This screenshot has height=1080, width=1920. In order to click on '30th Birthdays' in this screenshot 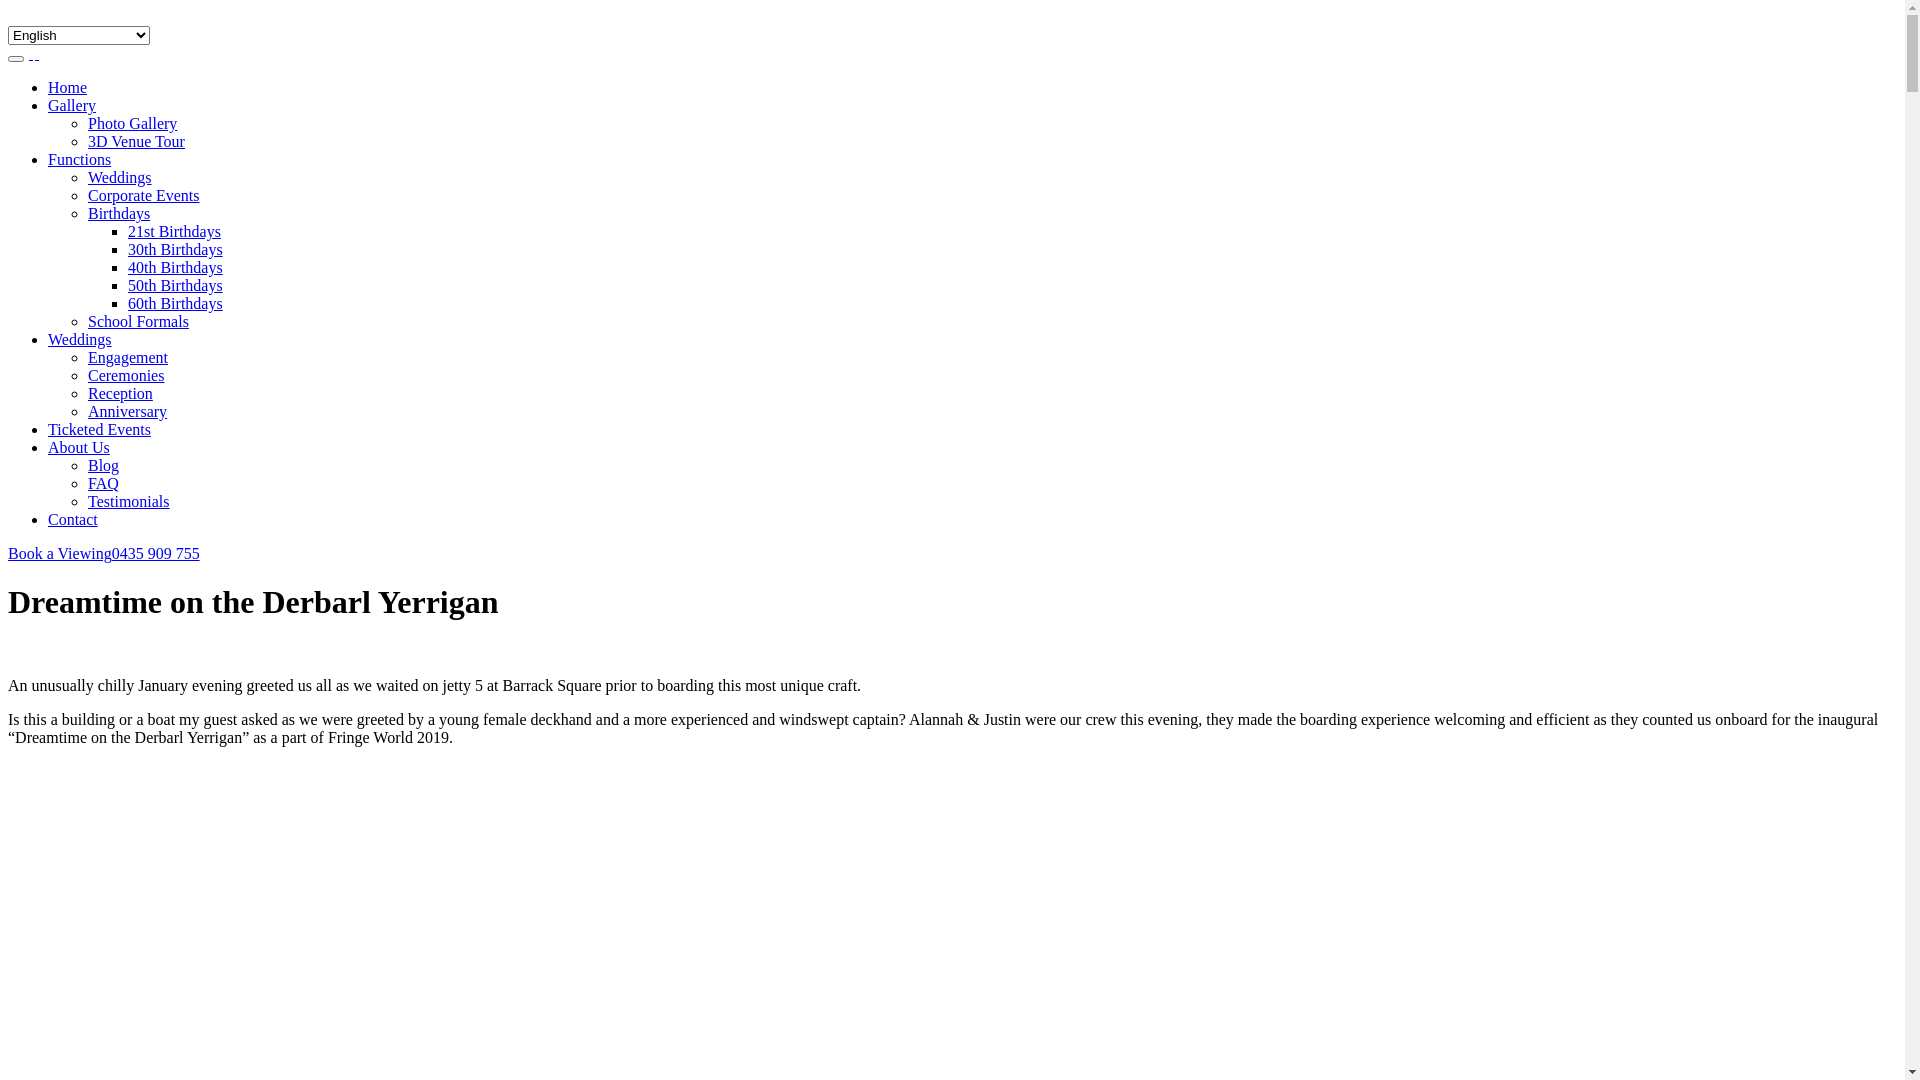, I will do `click(127, 248)`.